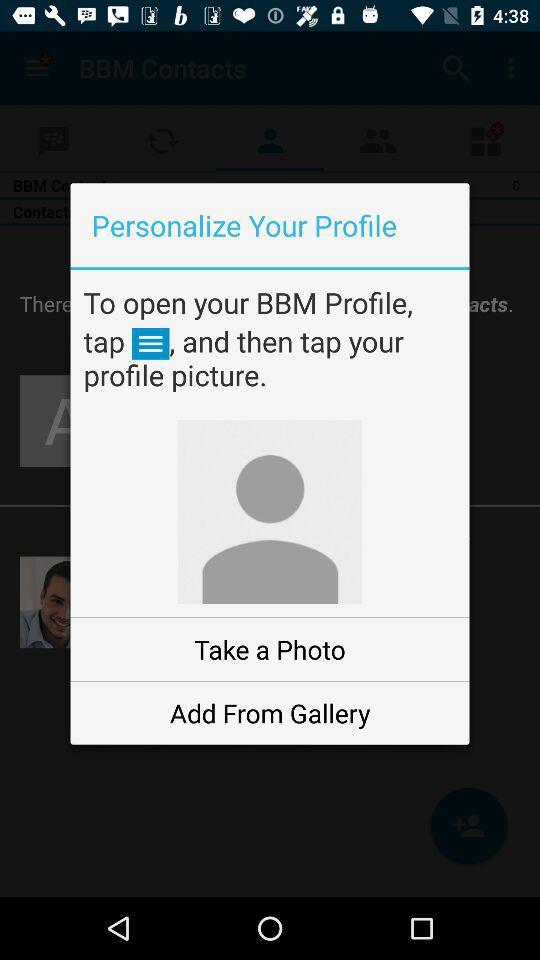  What do you see at coordinates (270, 648) in the screenshot?
I see `the take a photo item` at bounding box center [270, 648].